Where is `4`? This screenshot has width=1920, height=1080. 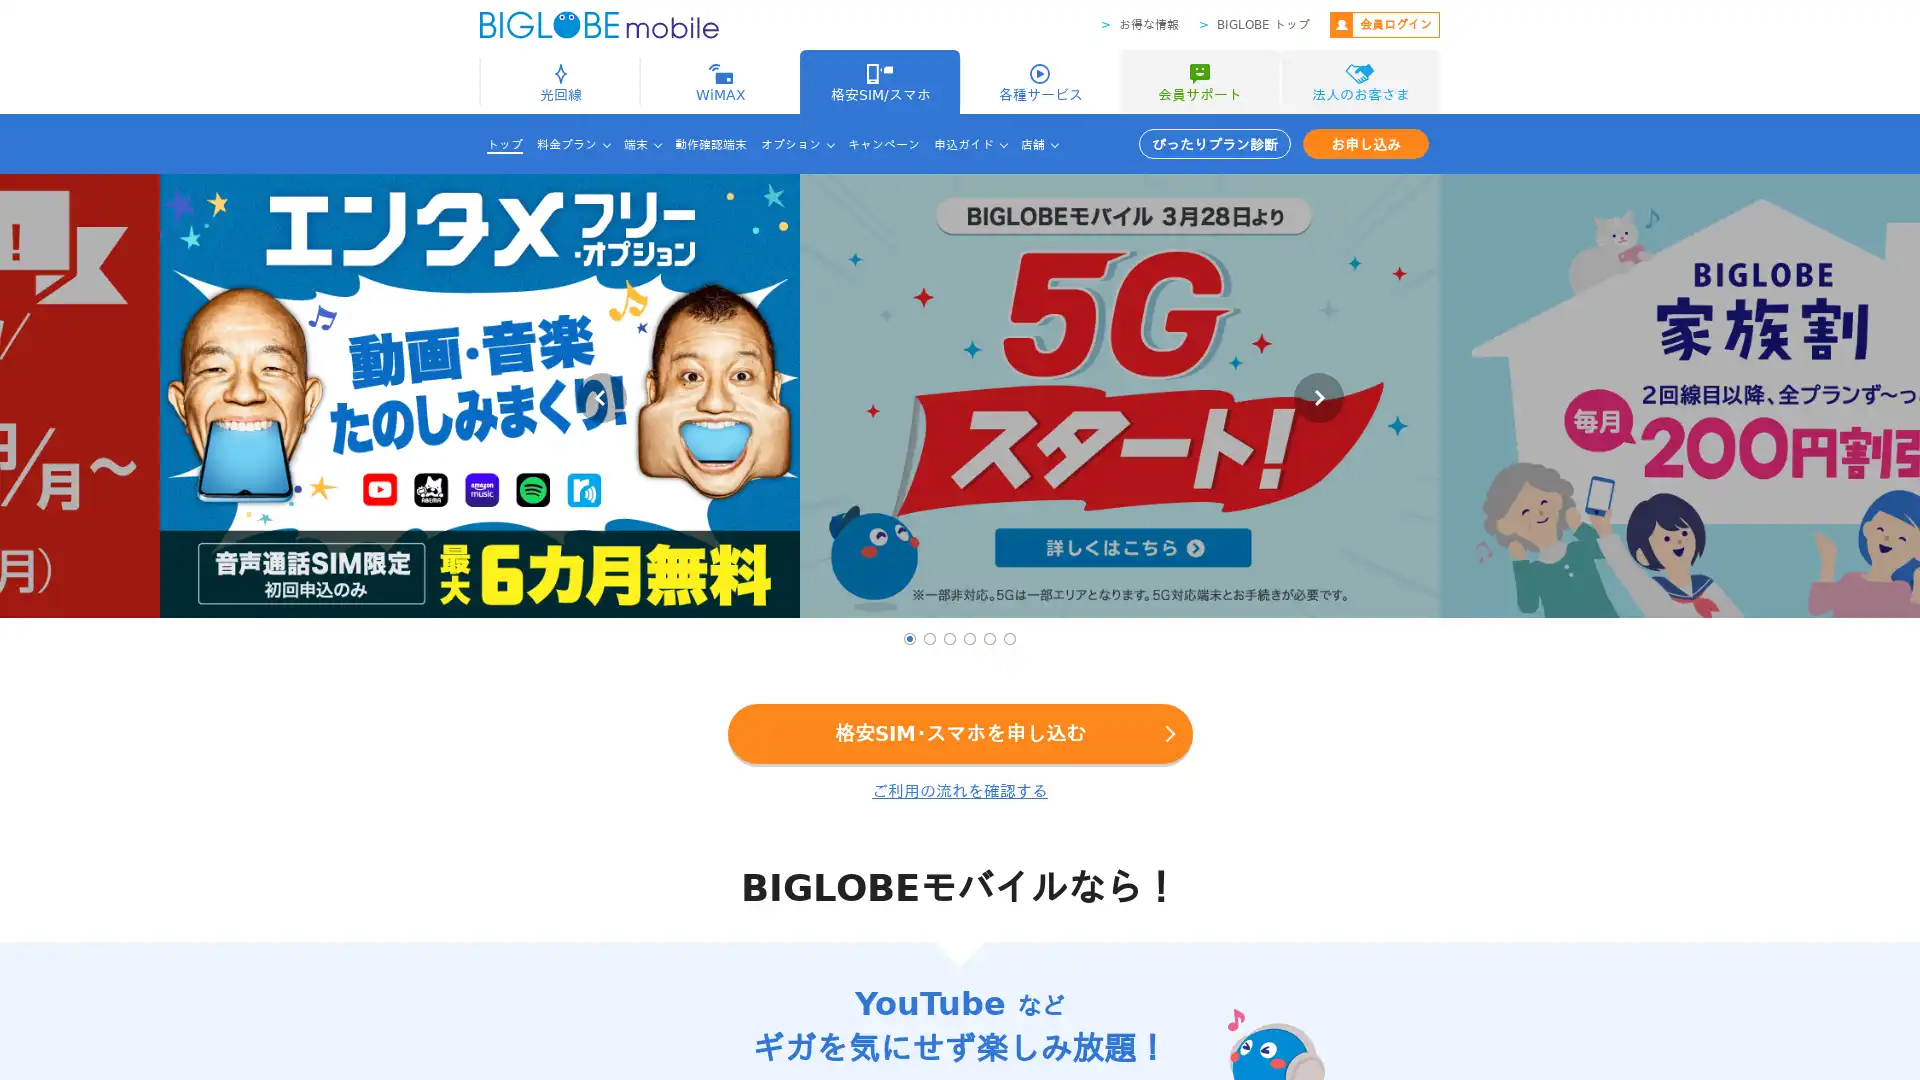 4 is located at coordinates (969, 639).